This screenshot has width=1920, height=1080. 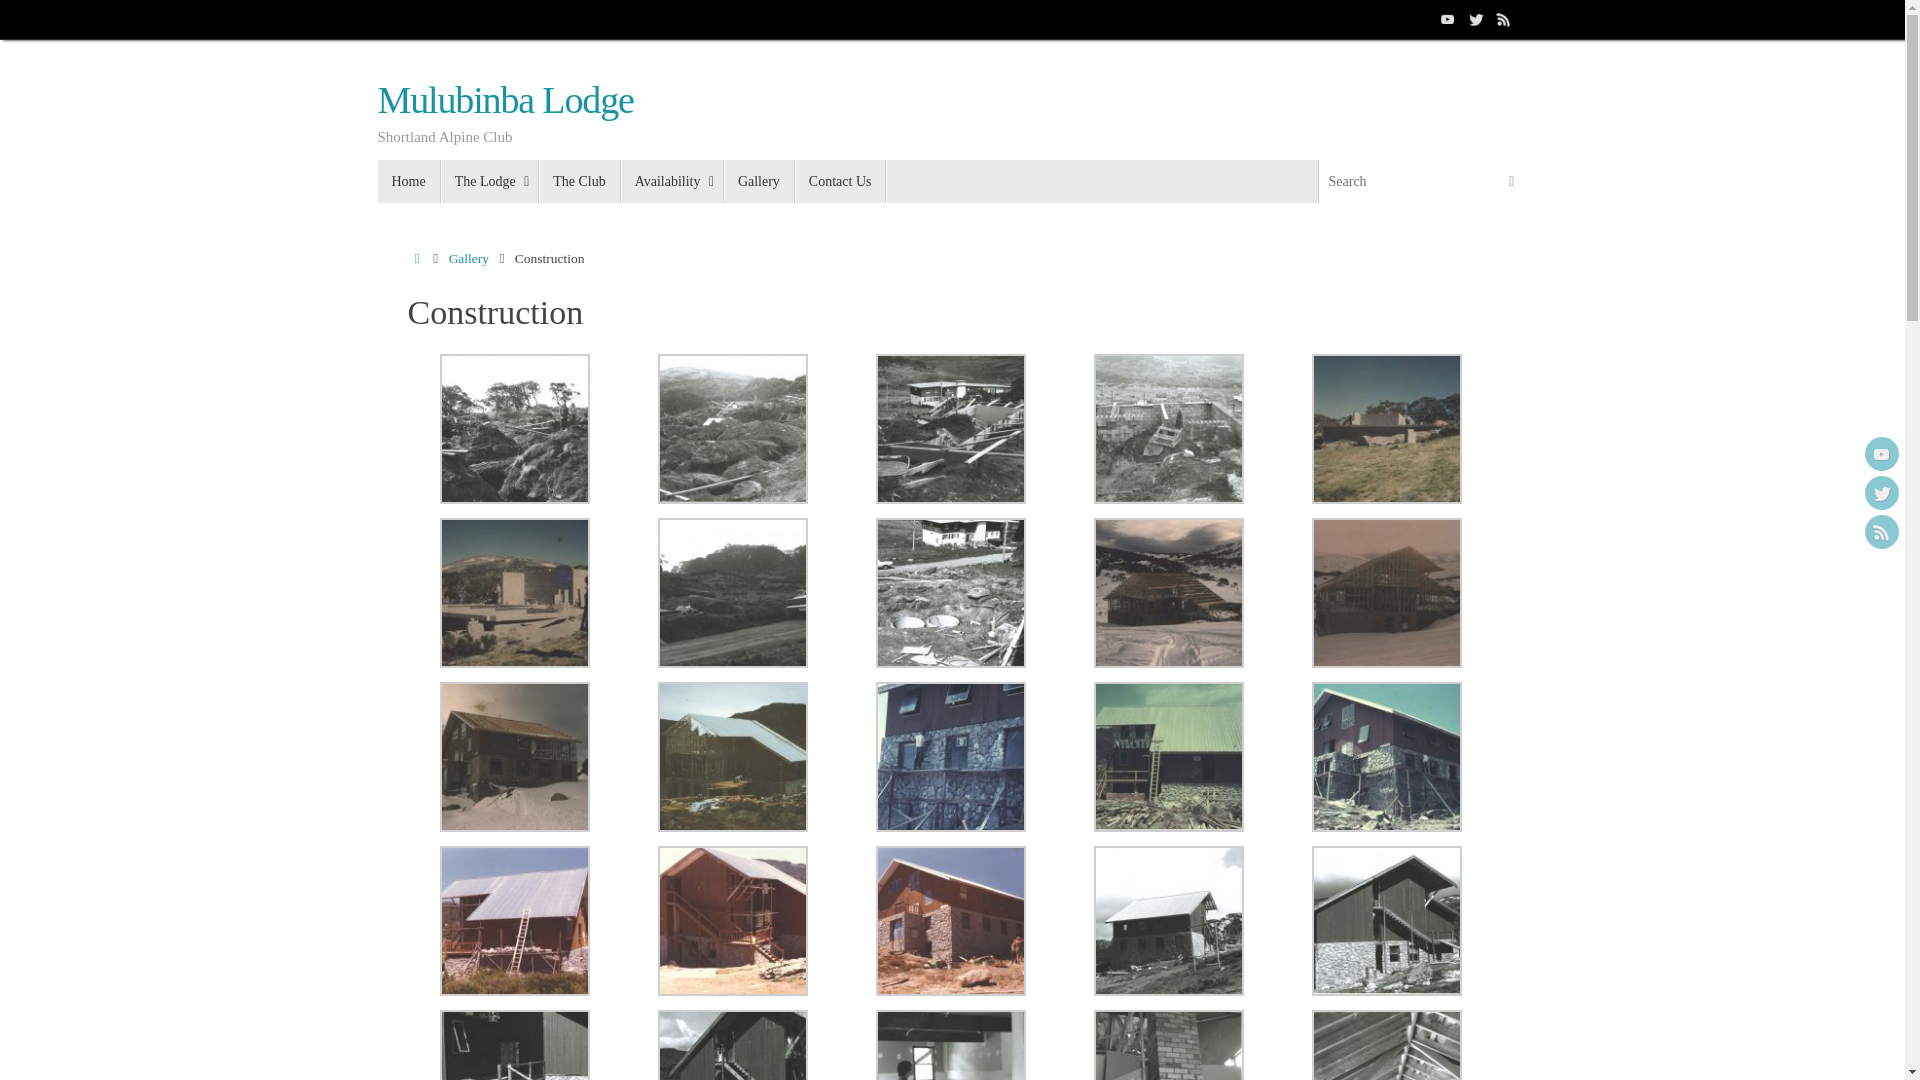 I want to click on 'YouTube', so click(x=1448, y=19).